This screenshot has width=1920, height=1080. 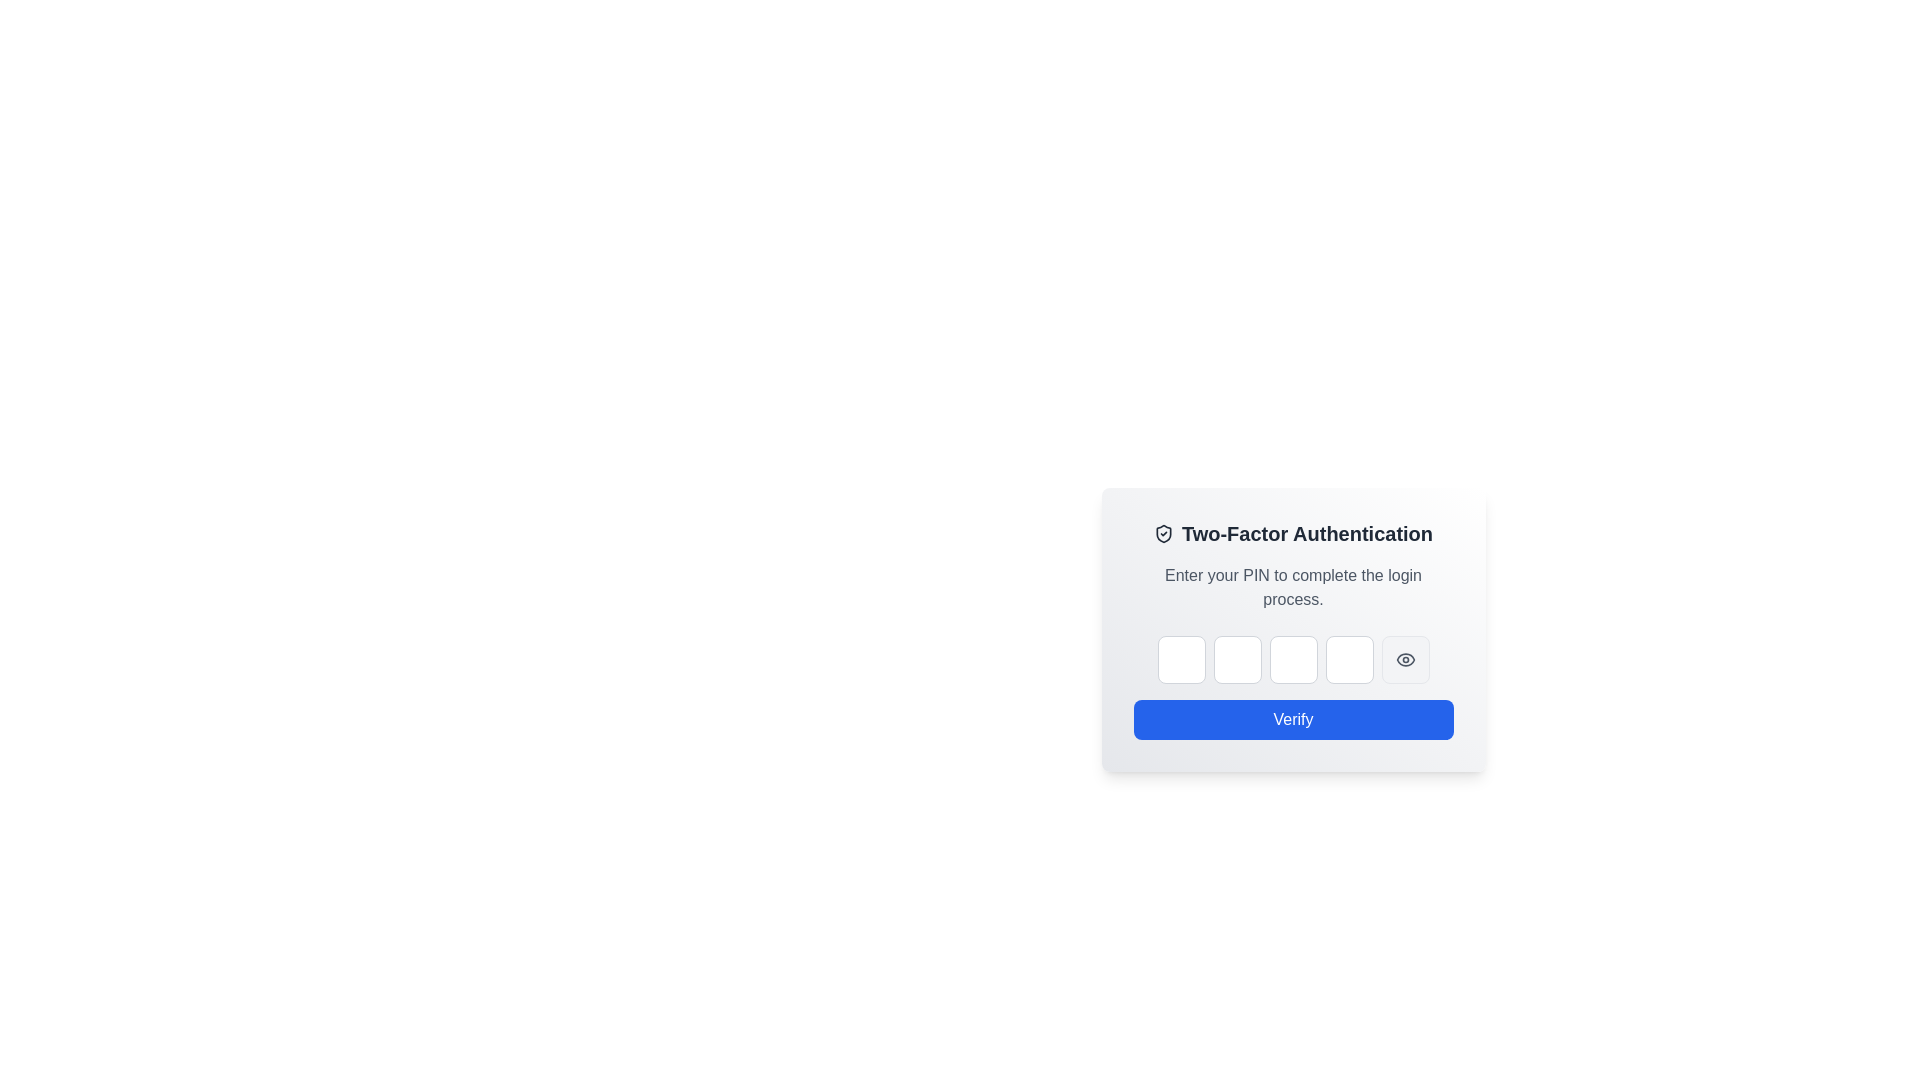 I want to click on the eye-icon located at the bottom-right section of the Two-Factor Authentication panel, so click(x=1404, y=659).